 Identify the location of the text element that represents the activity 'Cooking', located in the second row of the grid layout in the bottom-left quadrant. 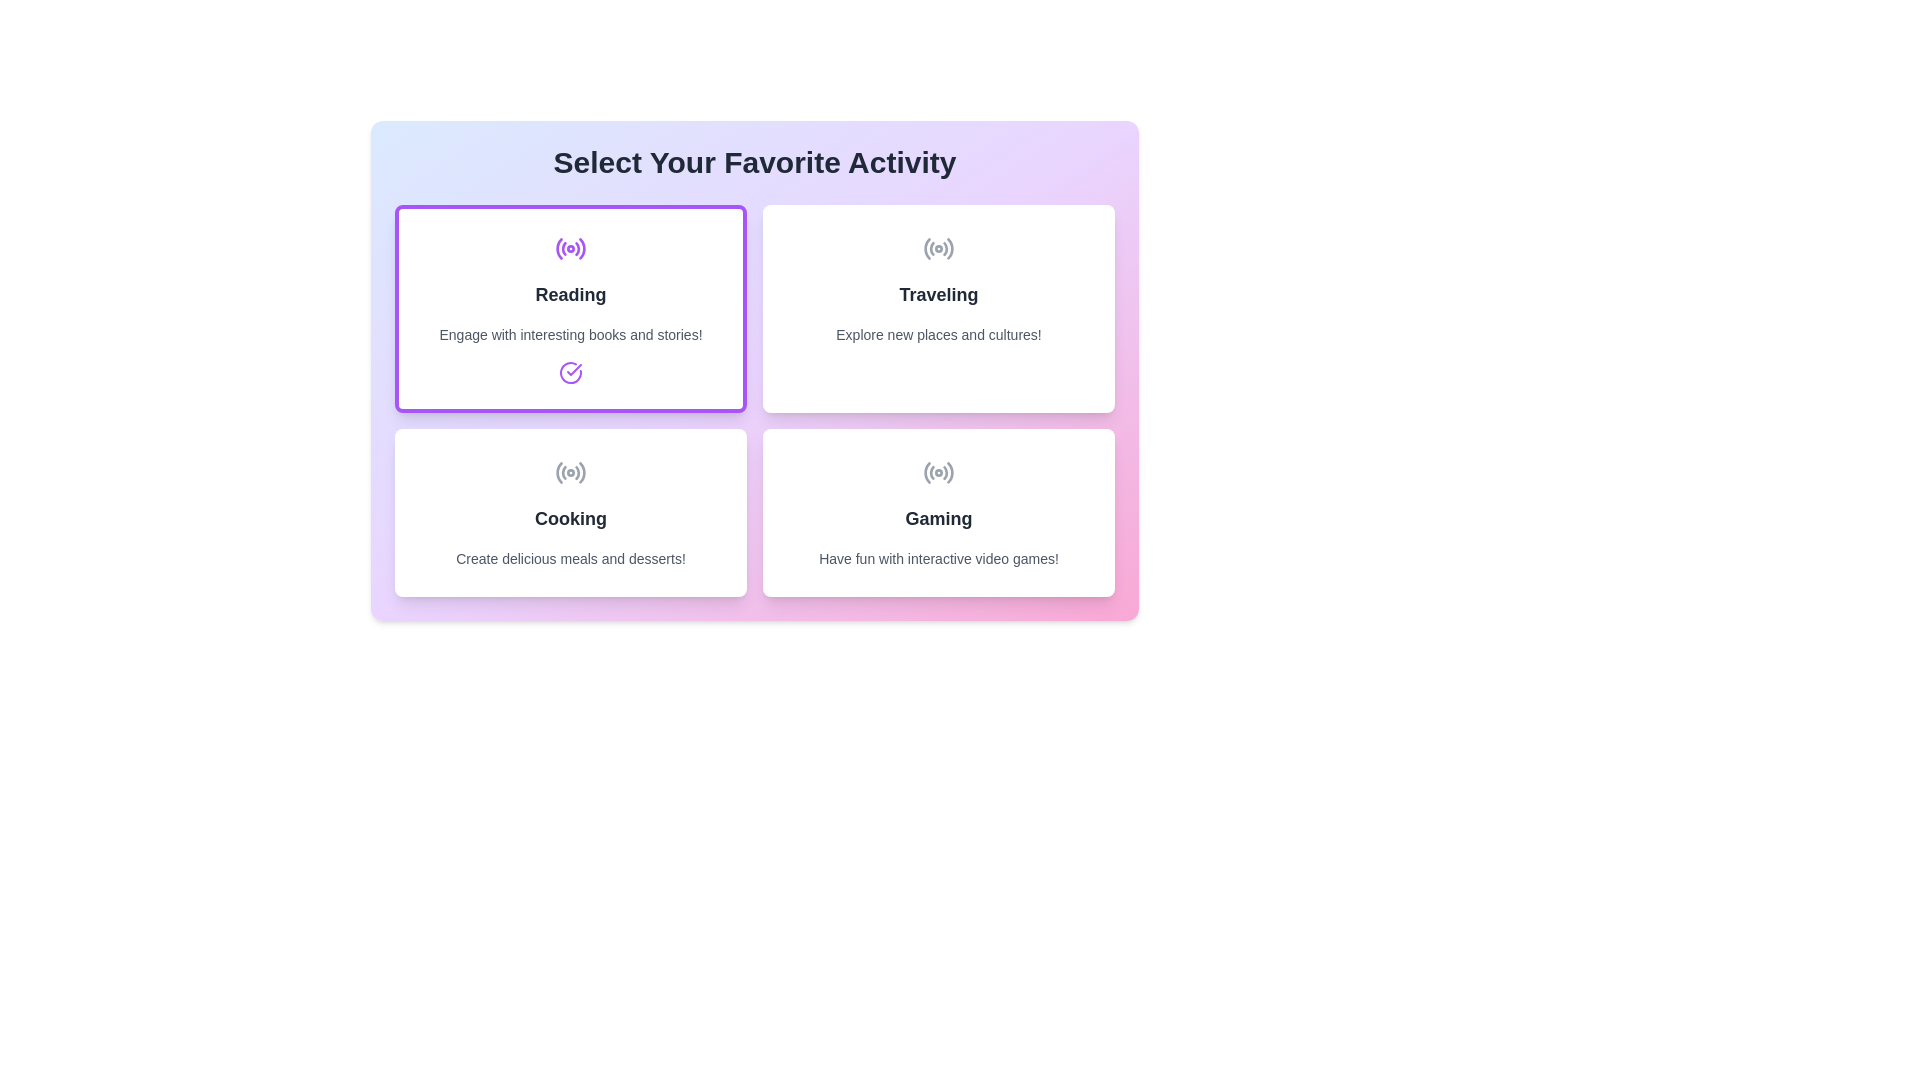
(570, 518).